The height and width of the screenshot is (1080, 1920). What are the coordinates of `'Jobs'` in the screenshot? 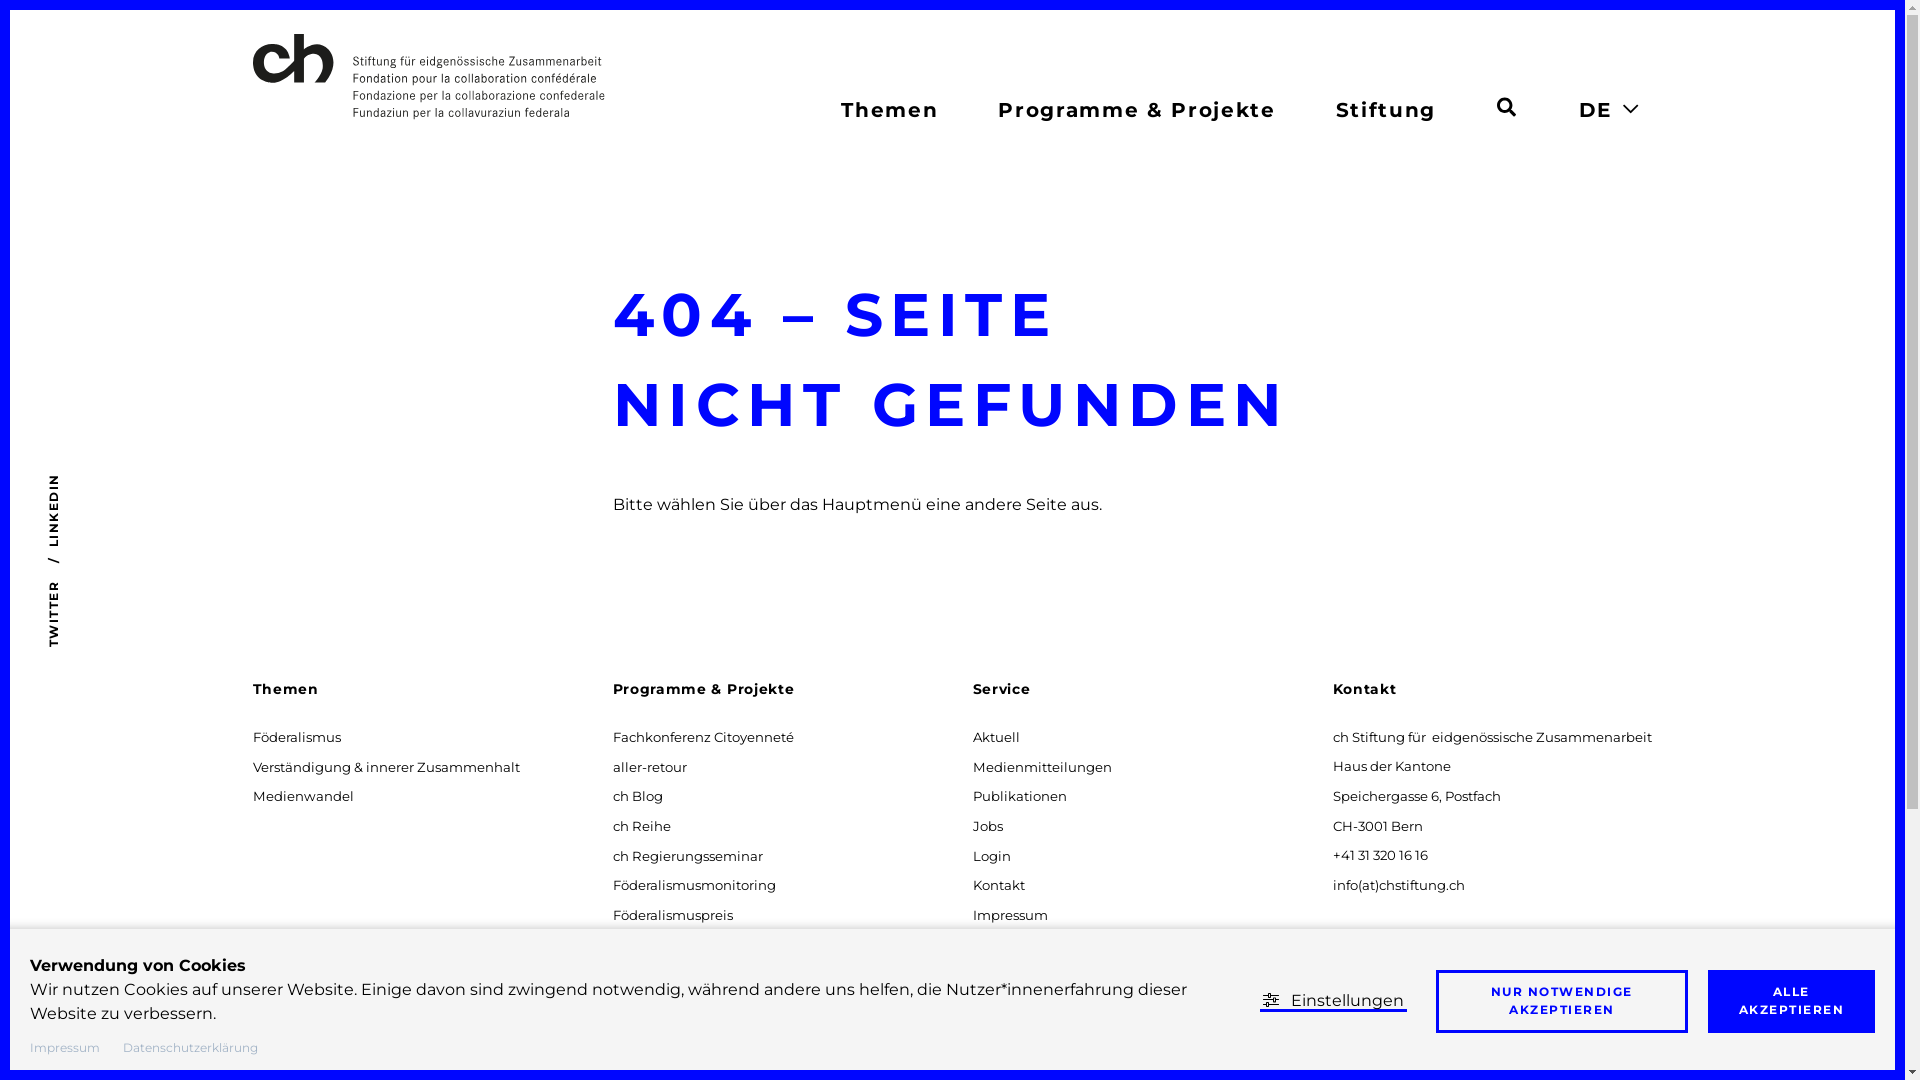 It's located at (987, 825).